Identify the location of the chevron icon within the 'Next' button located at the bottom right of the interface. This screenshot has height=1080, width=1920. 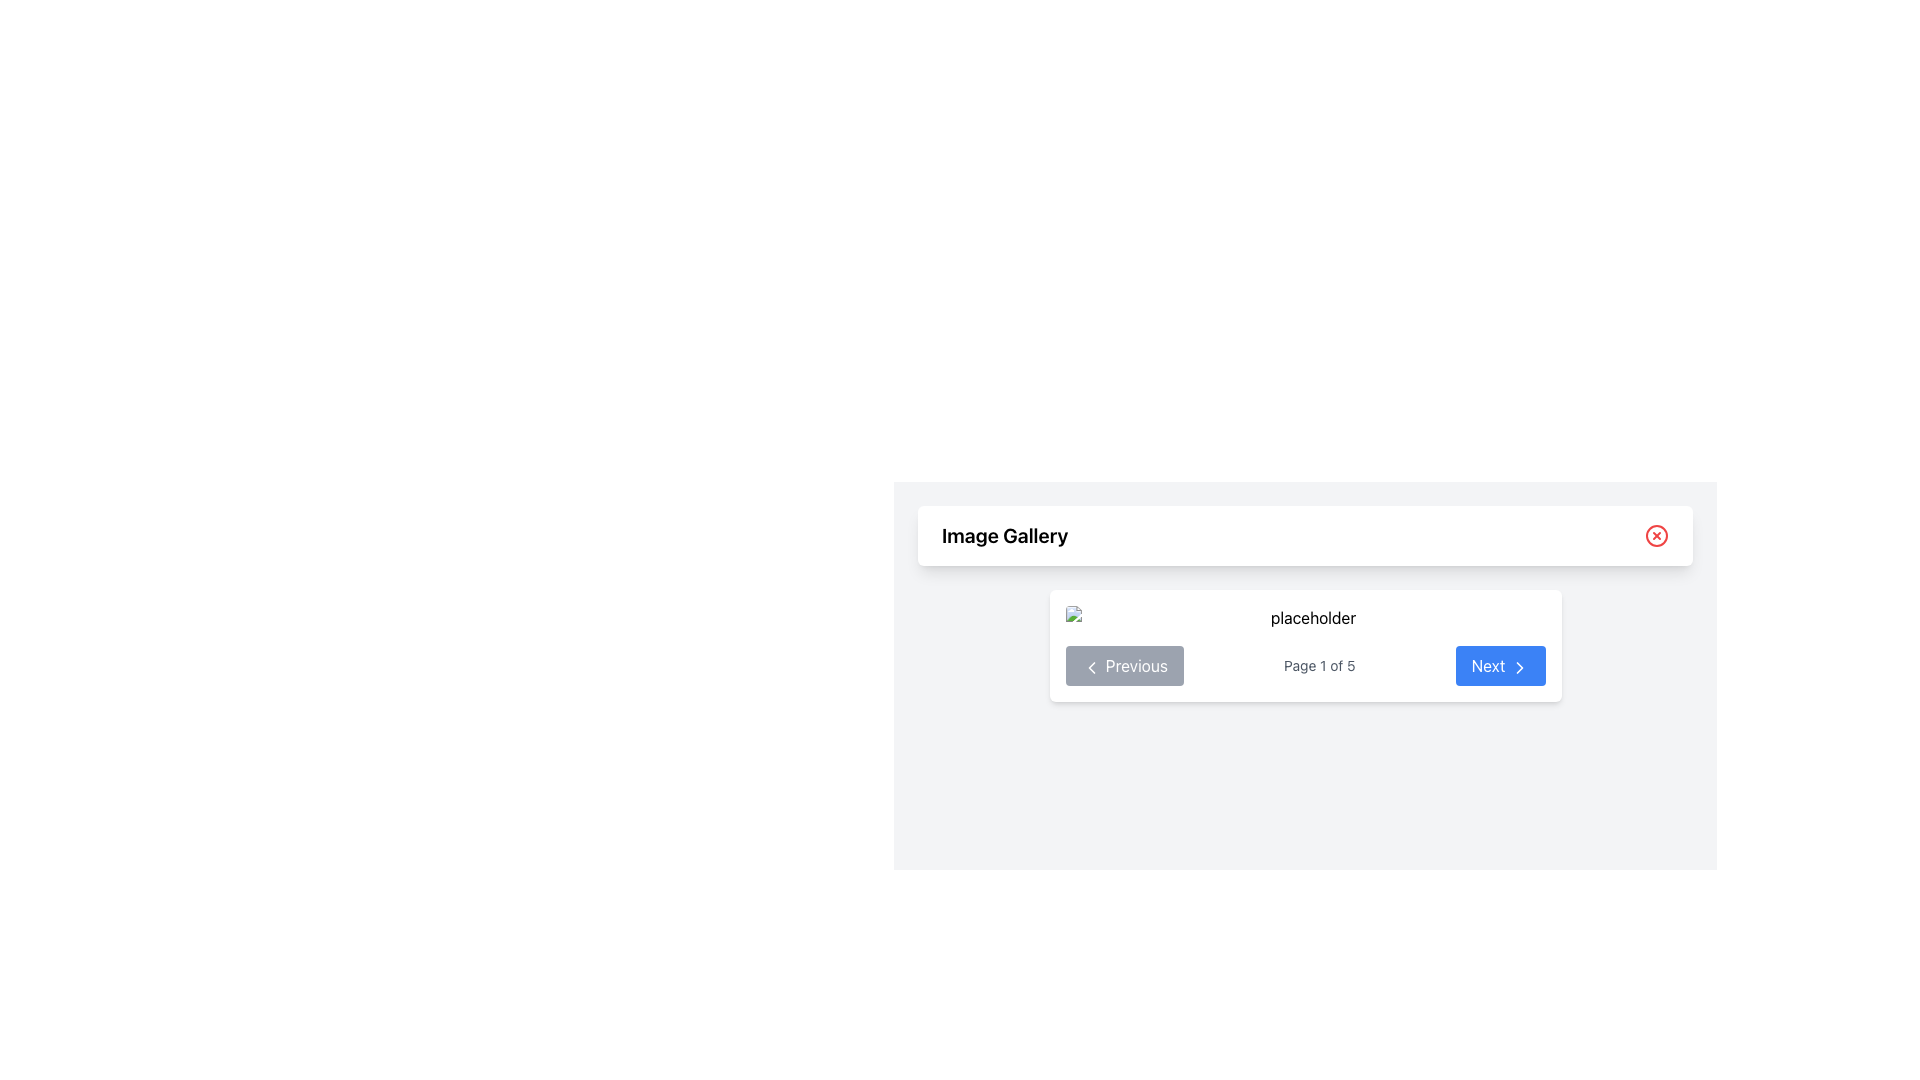
(1519, 667).